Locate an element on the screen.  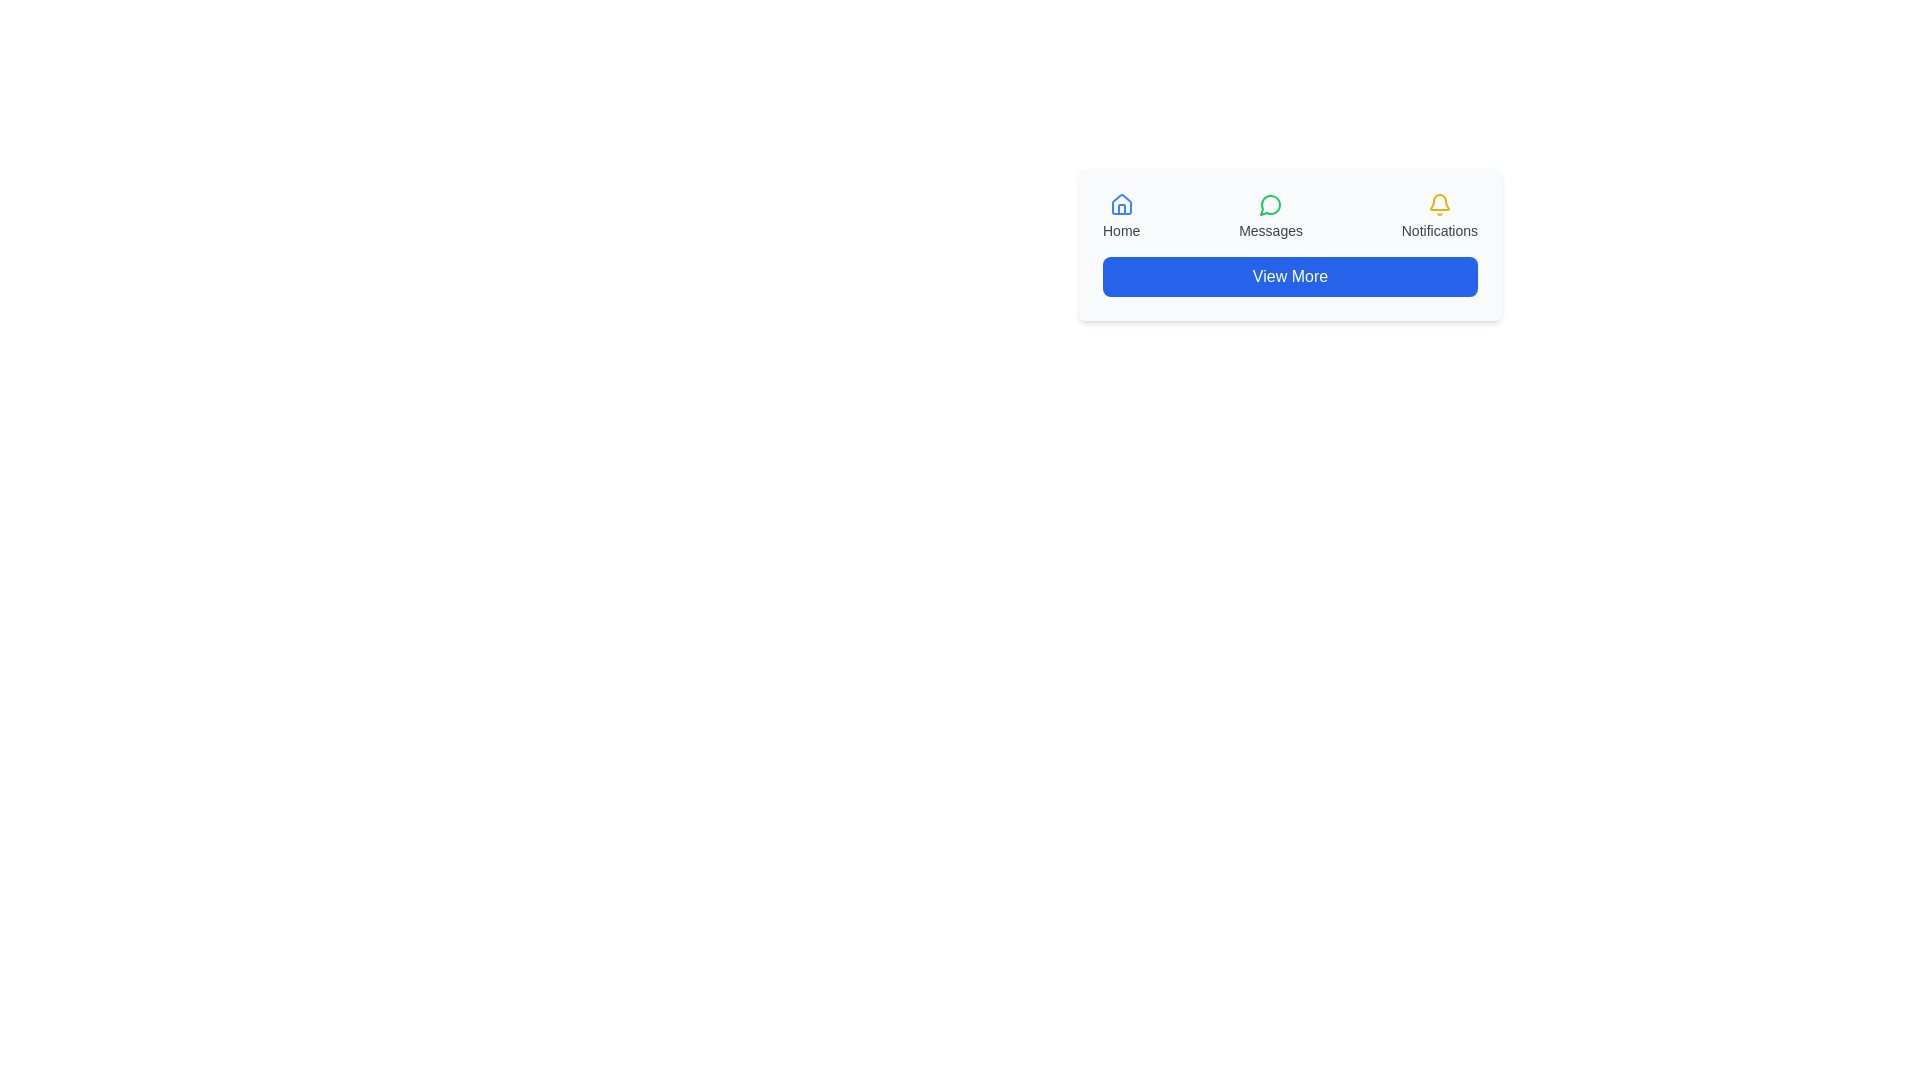
the centrally located Navigation button with an icon and label is located at coordinates (1270, 216).